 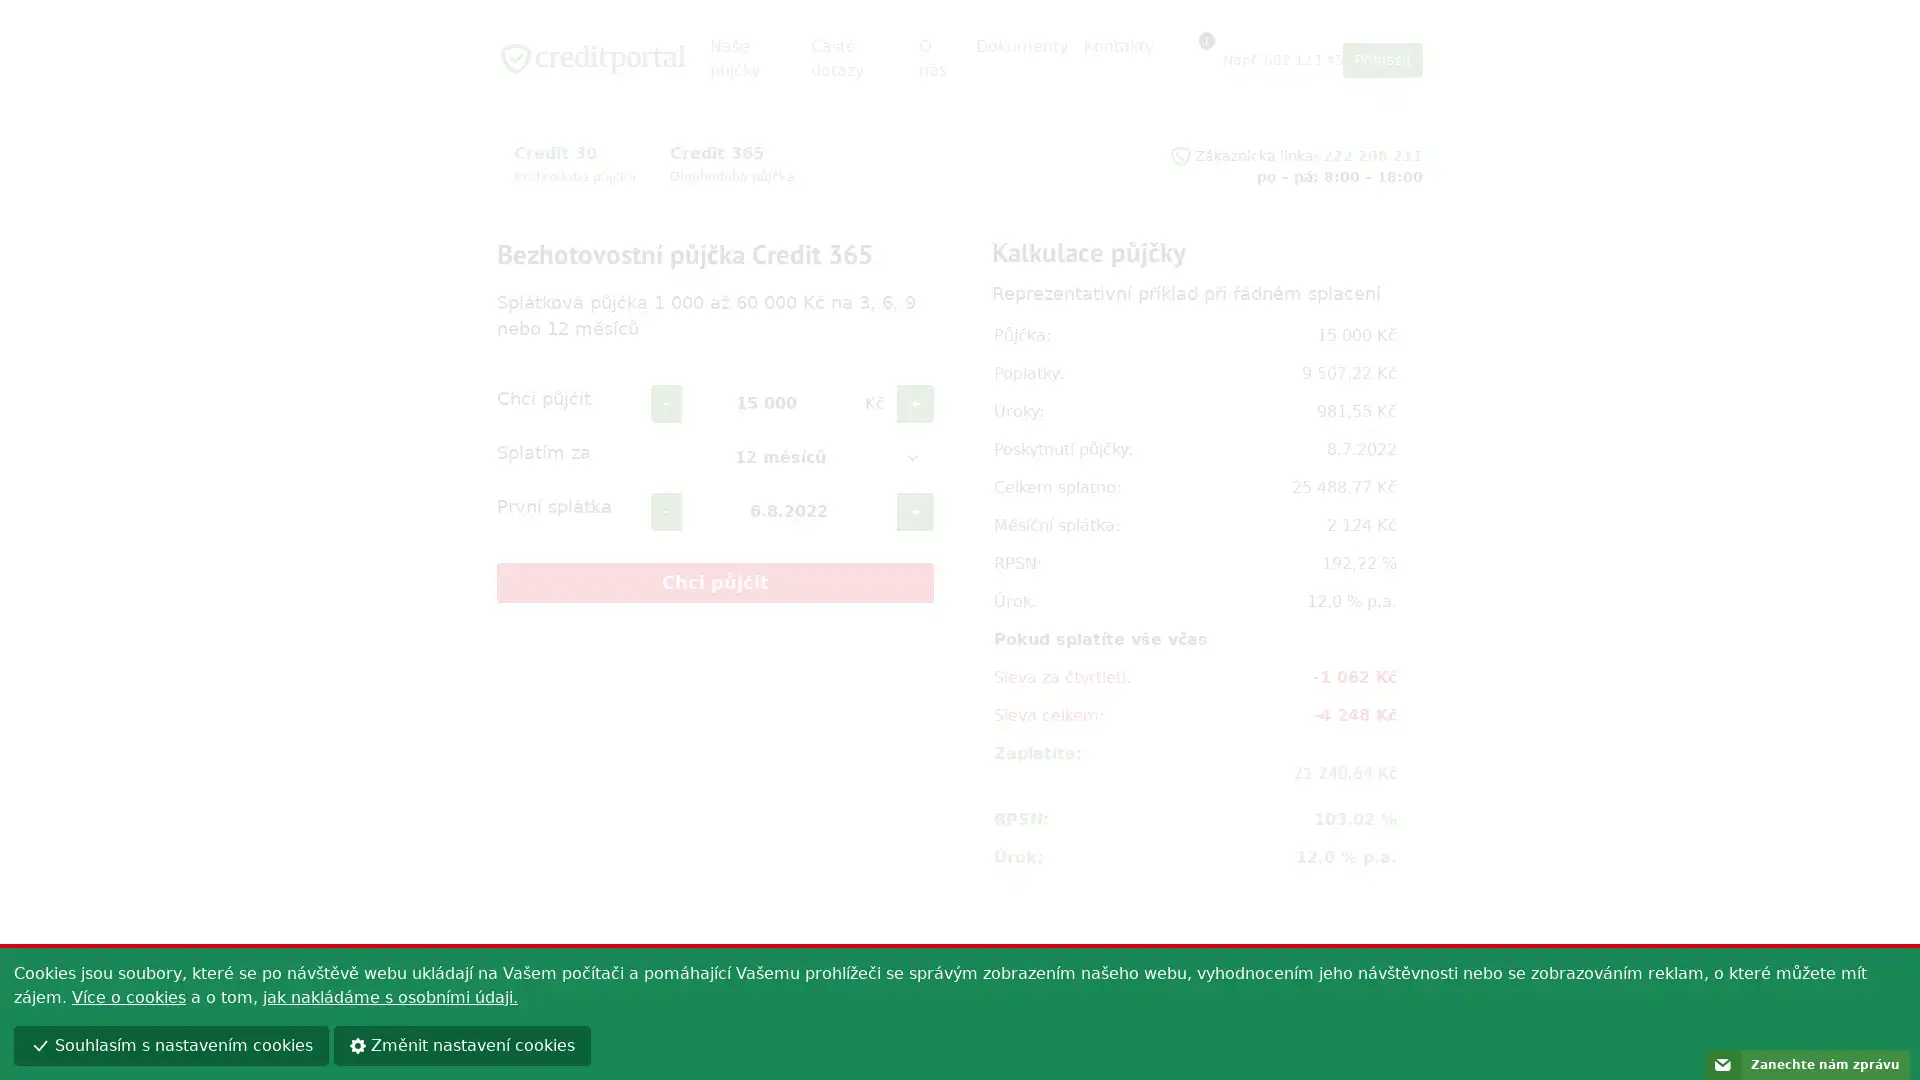 What do you see at coordinates (171, 1044) in the screenshot?
I see `Souhlasim s nastavenim cookies` at bounding box center [171, 1044].